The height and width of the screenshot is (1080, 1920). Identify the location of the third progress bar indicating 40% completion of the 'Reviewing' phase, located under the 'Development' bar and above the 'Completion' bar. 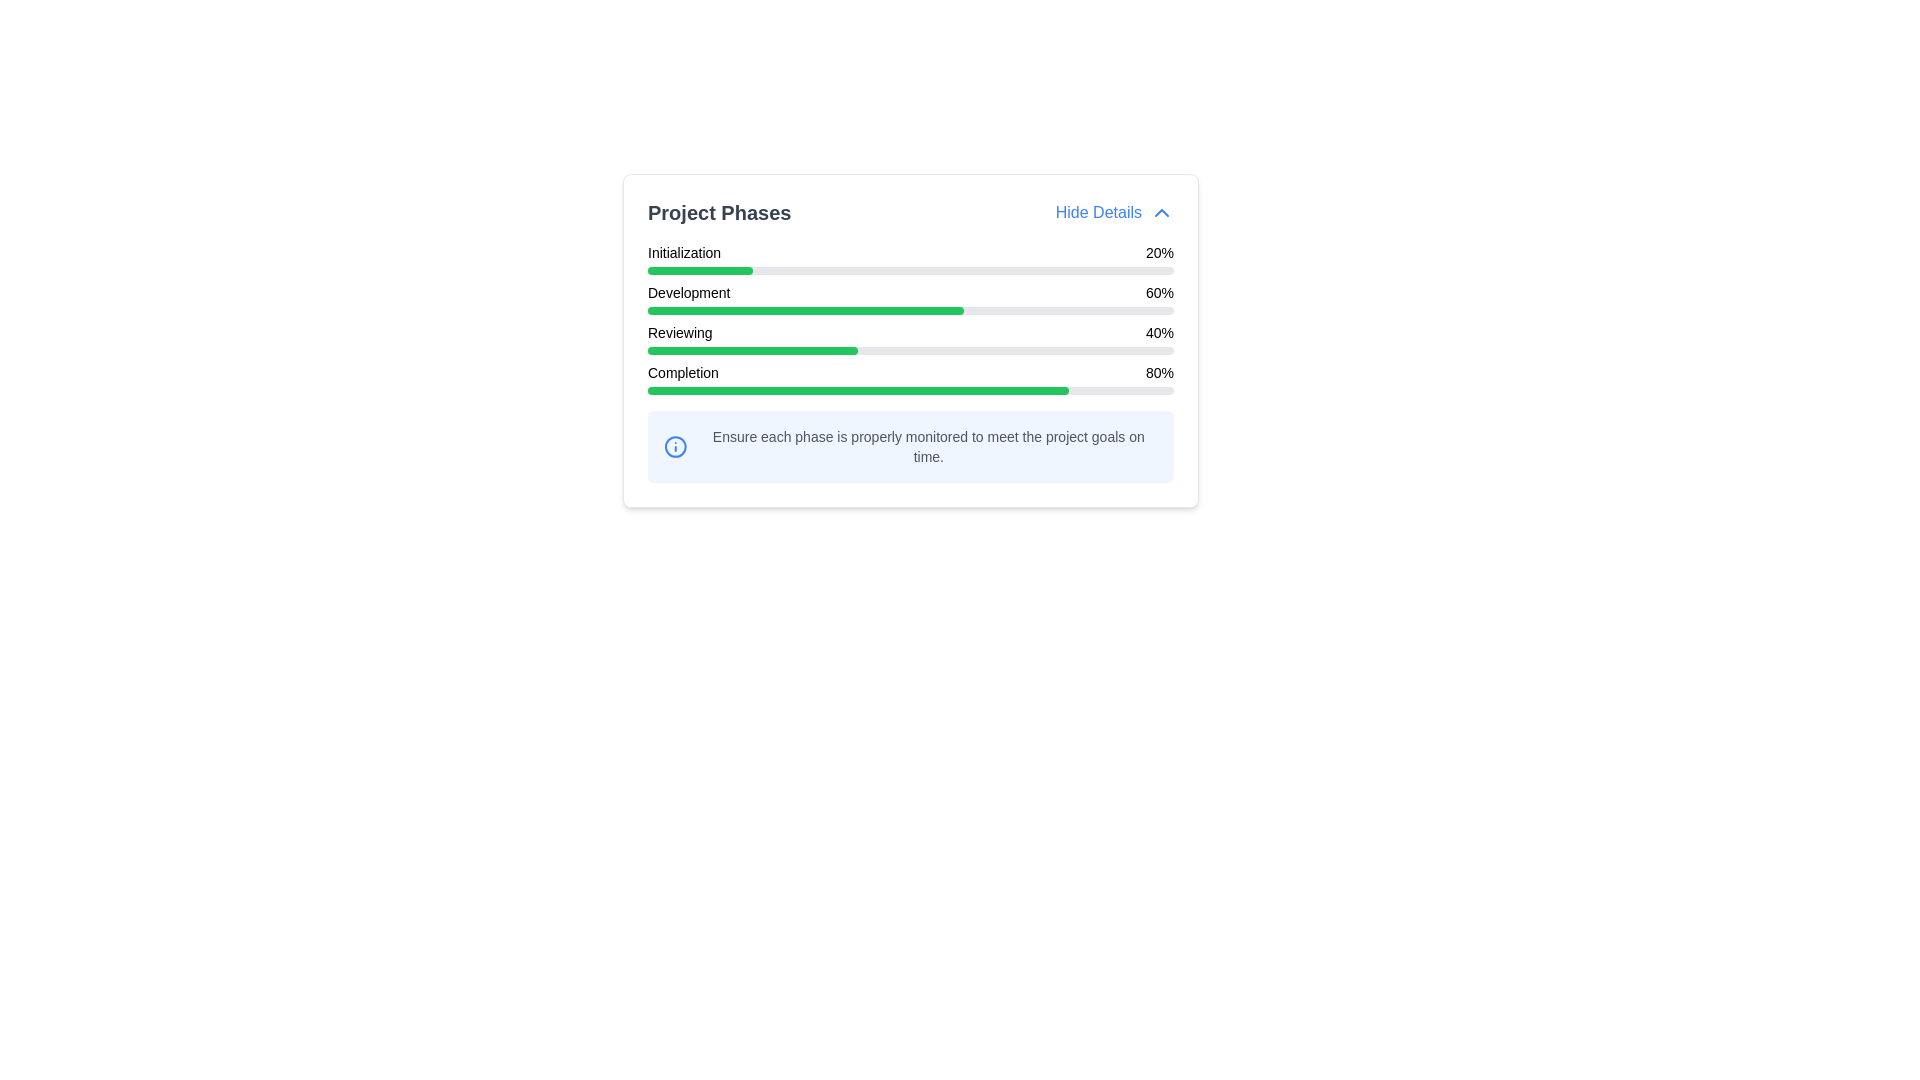
(910, 339).